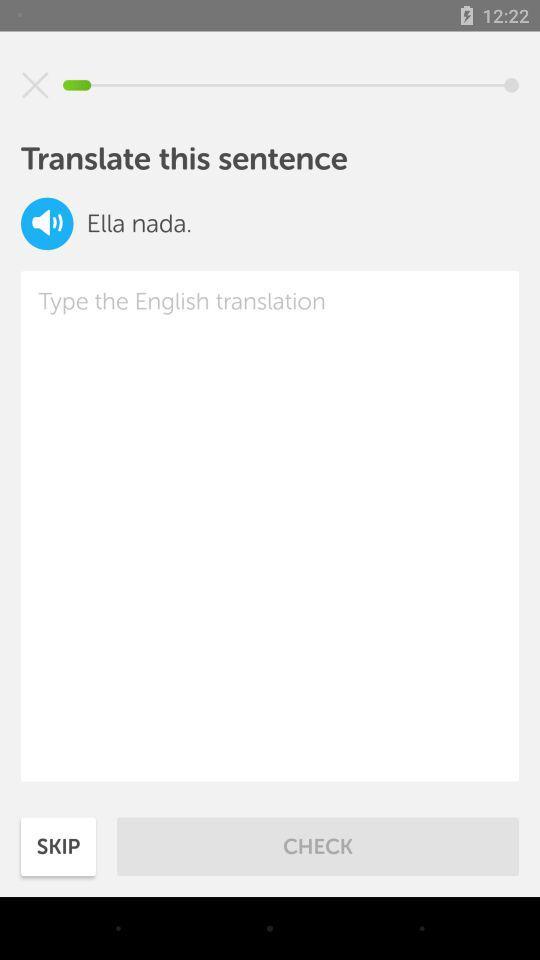  I want to click on the volume icon, so click(47, 223).